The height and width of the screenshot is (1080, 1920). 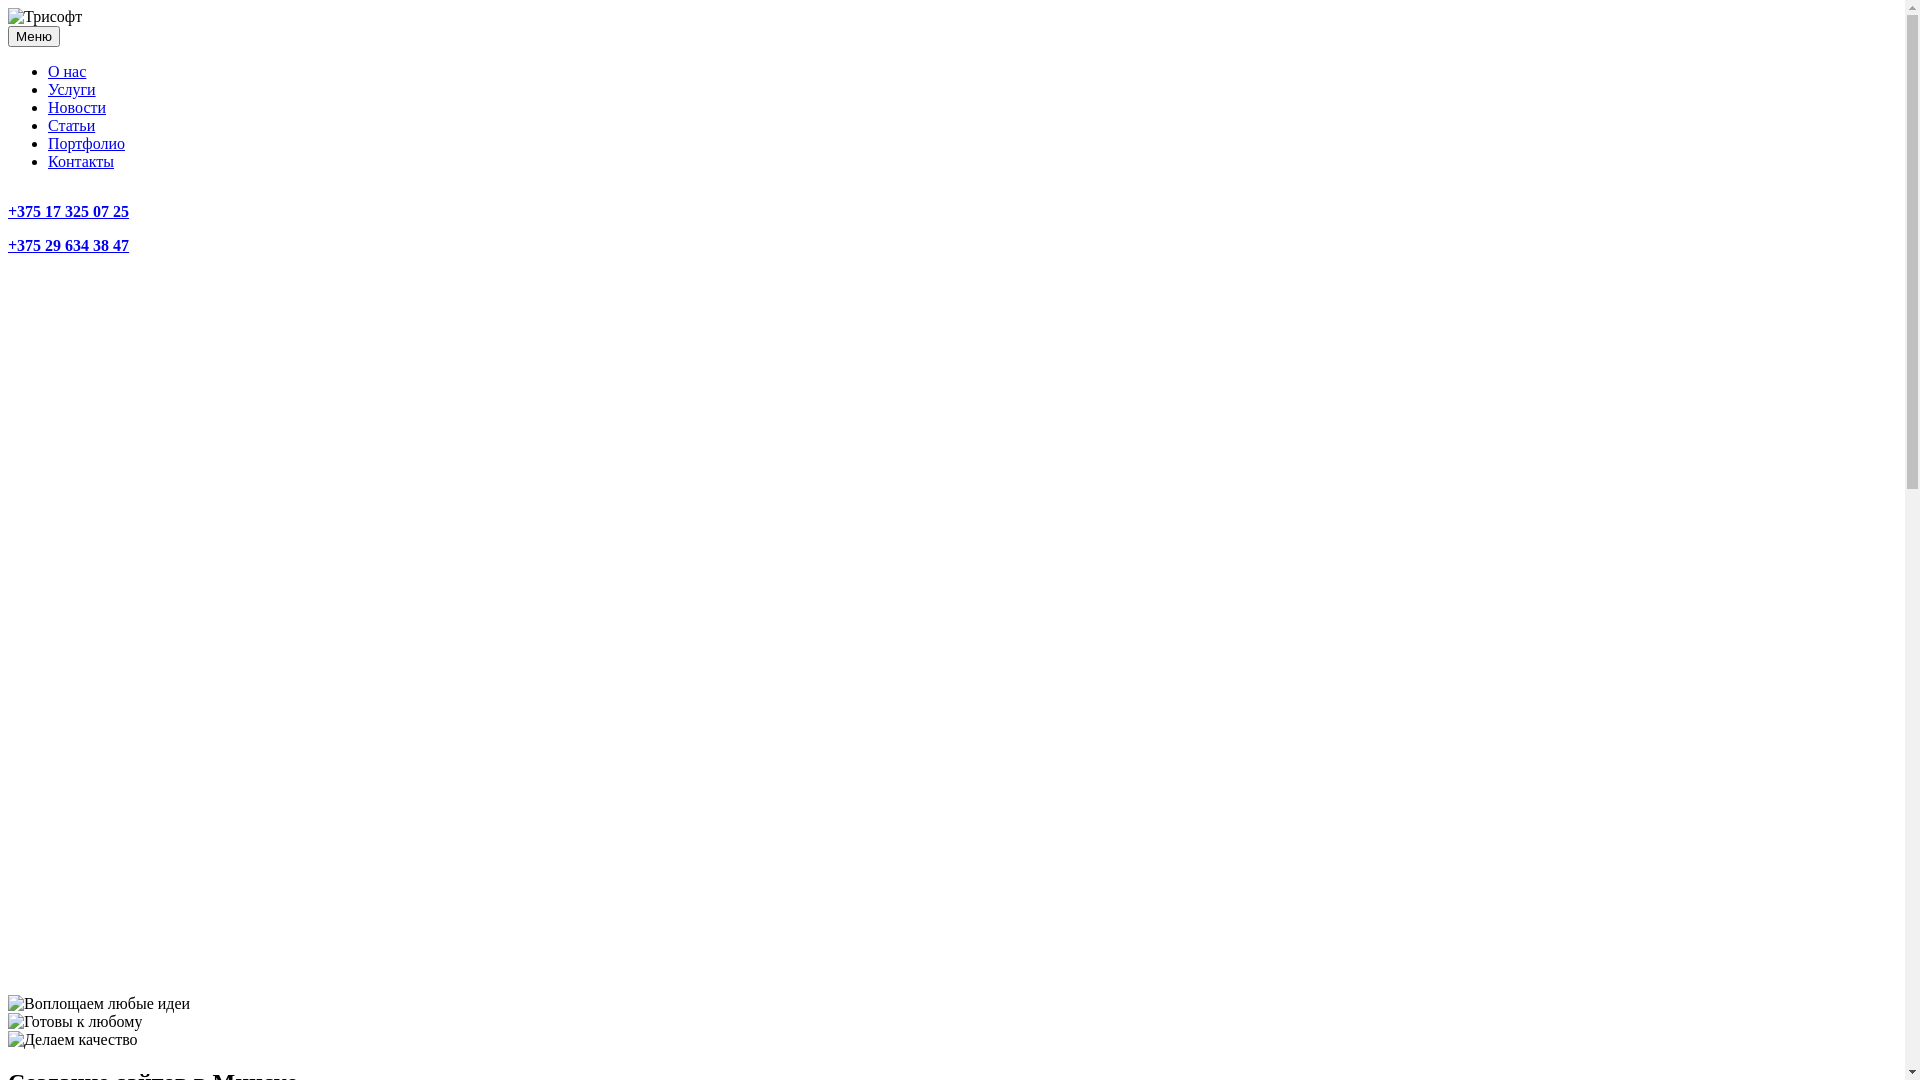 I want to click on '+375 17 325 07 25', so click(x=68, y=211).